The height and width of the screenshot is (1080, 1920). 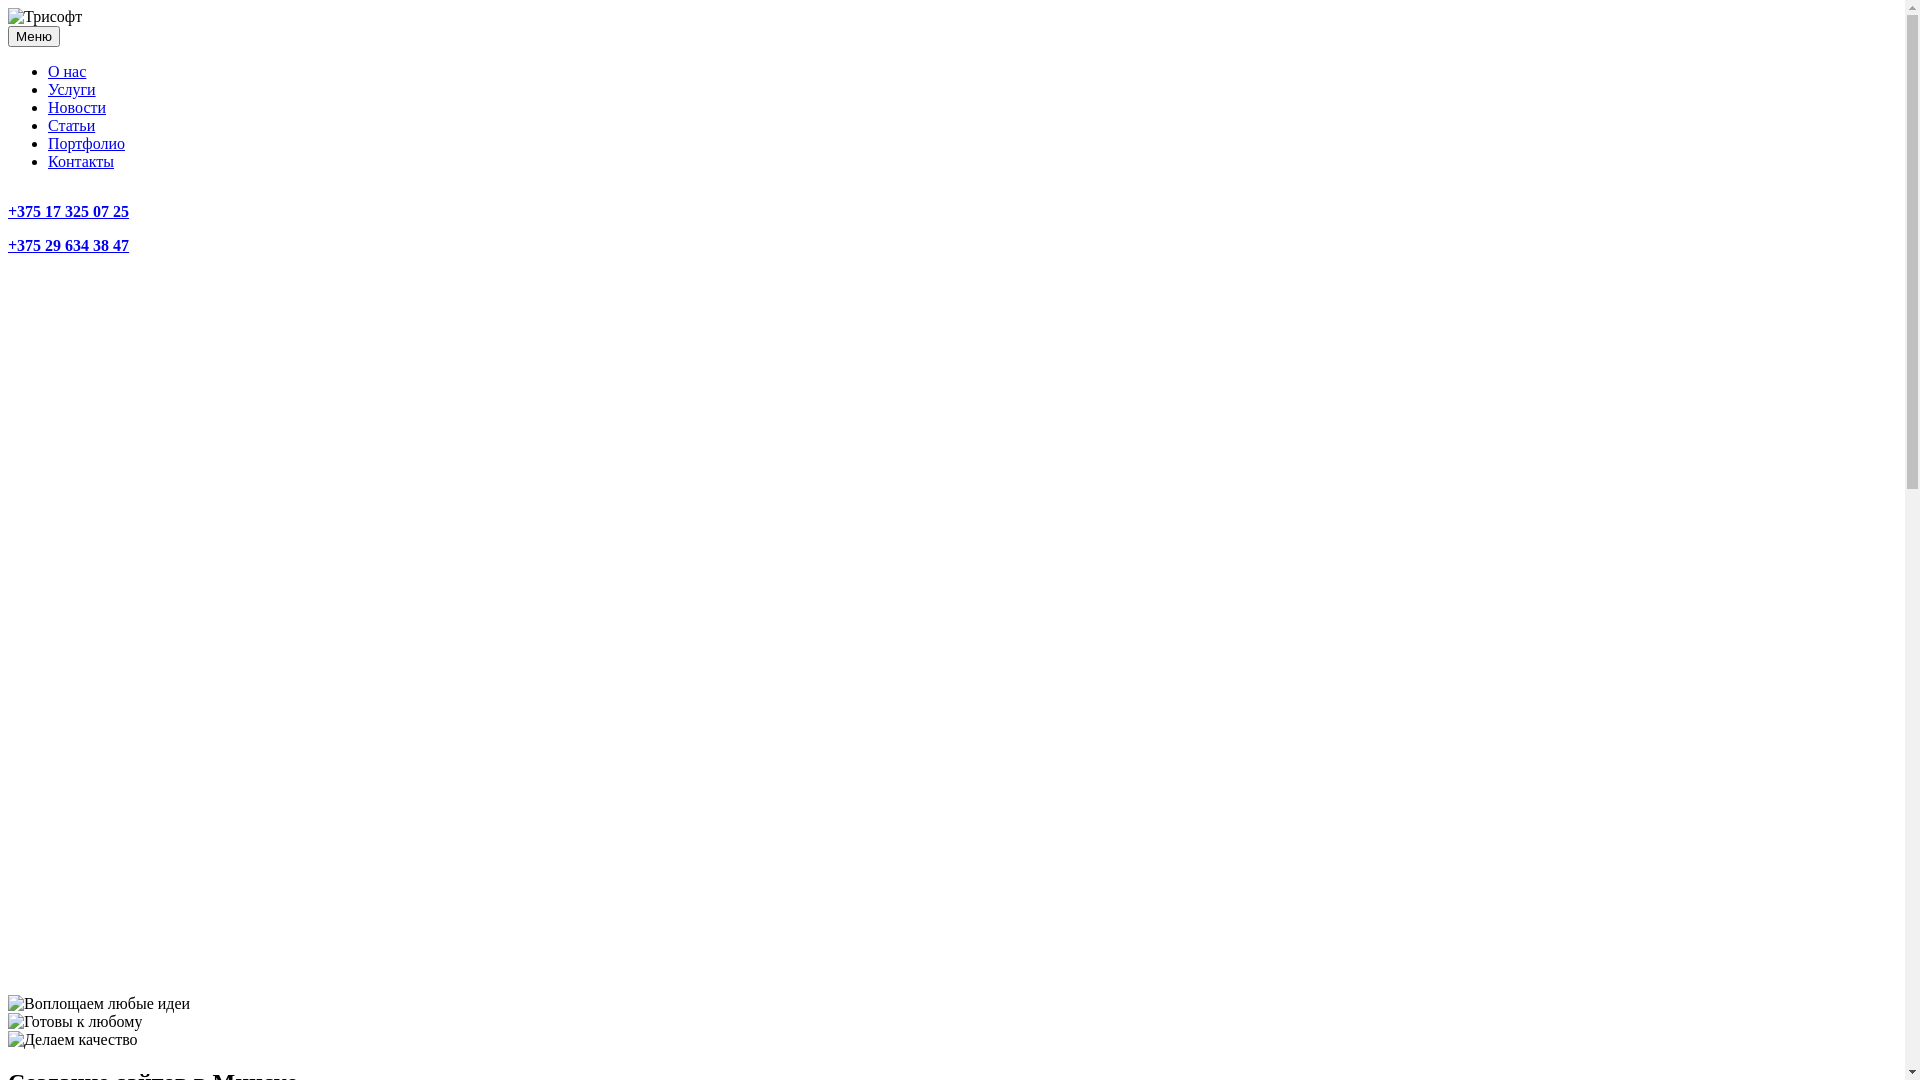 I want to click on '+375 17 325 07 25', so click(x=68, y=211).